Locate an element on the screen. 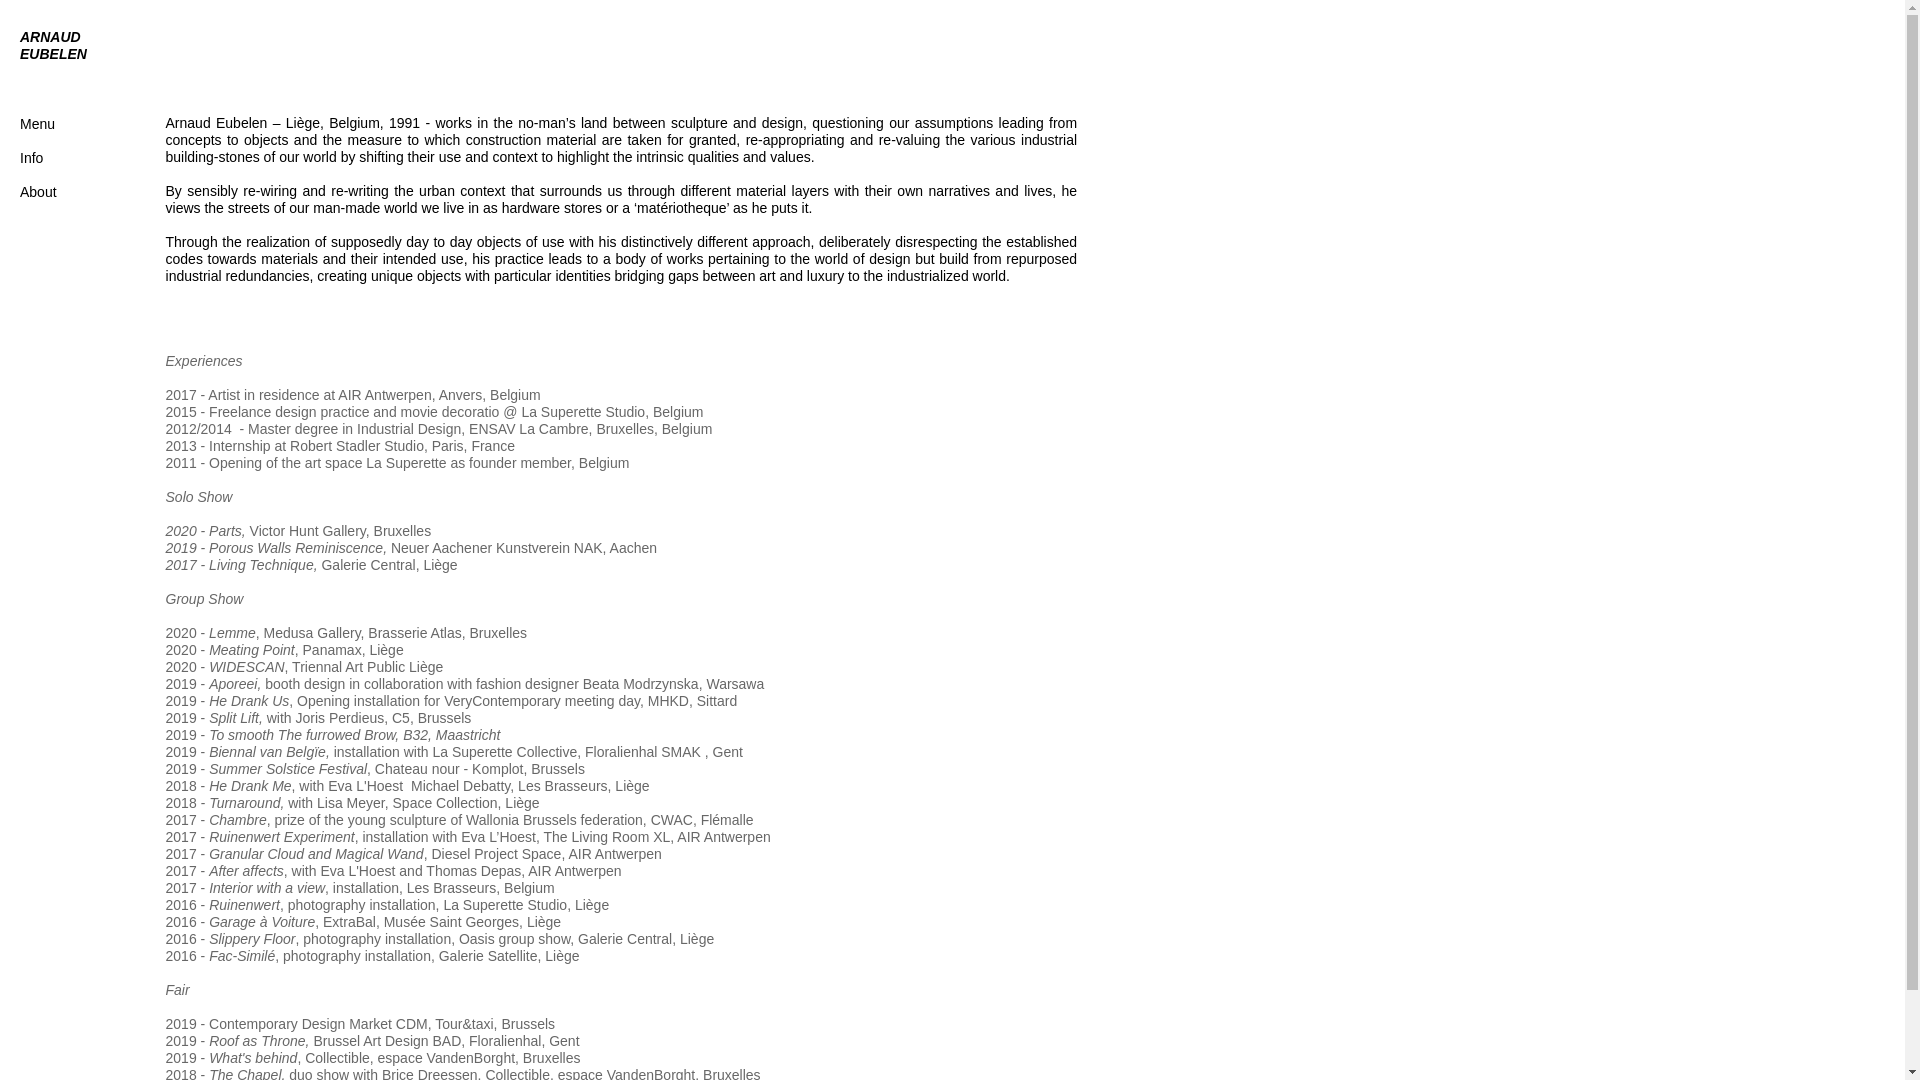  'EUBELEN' is located at coordinates (19, 53).